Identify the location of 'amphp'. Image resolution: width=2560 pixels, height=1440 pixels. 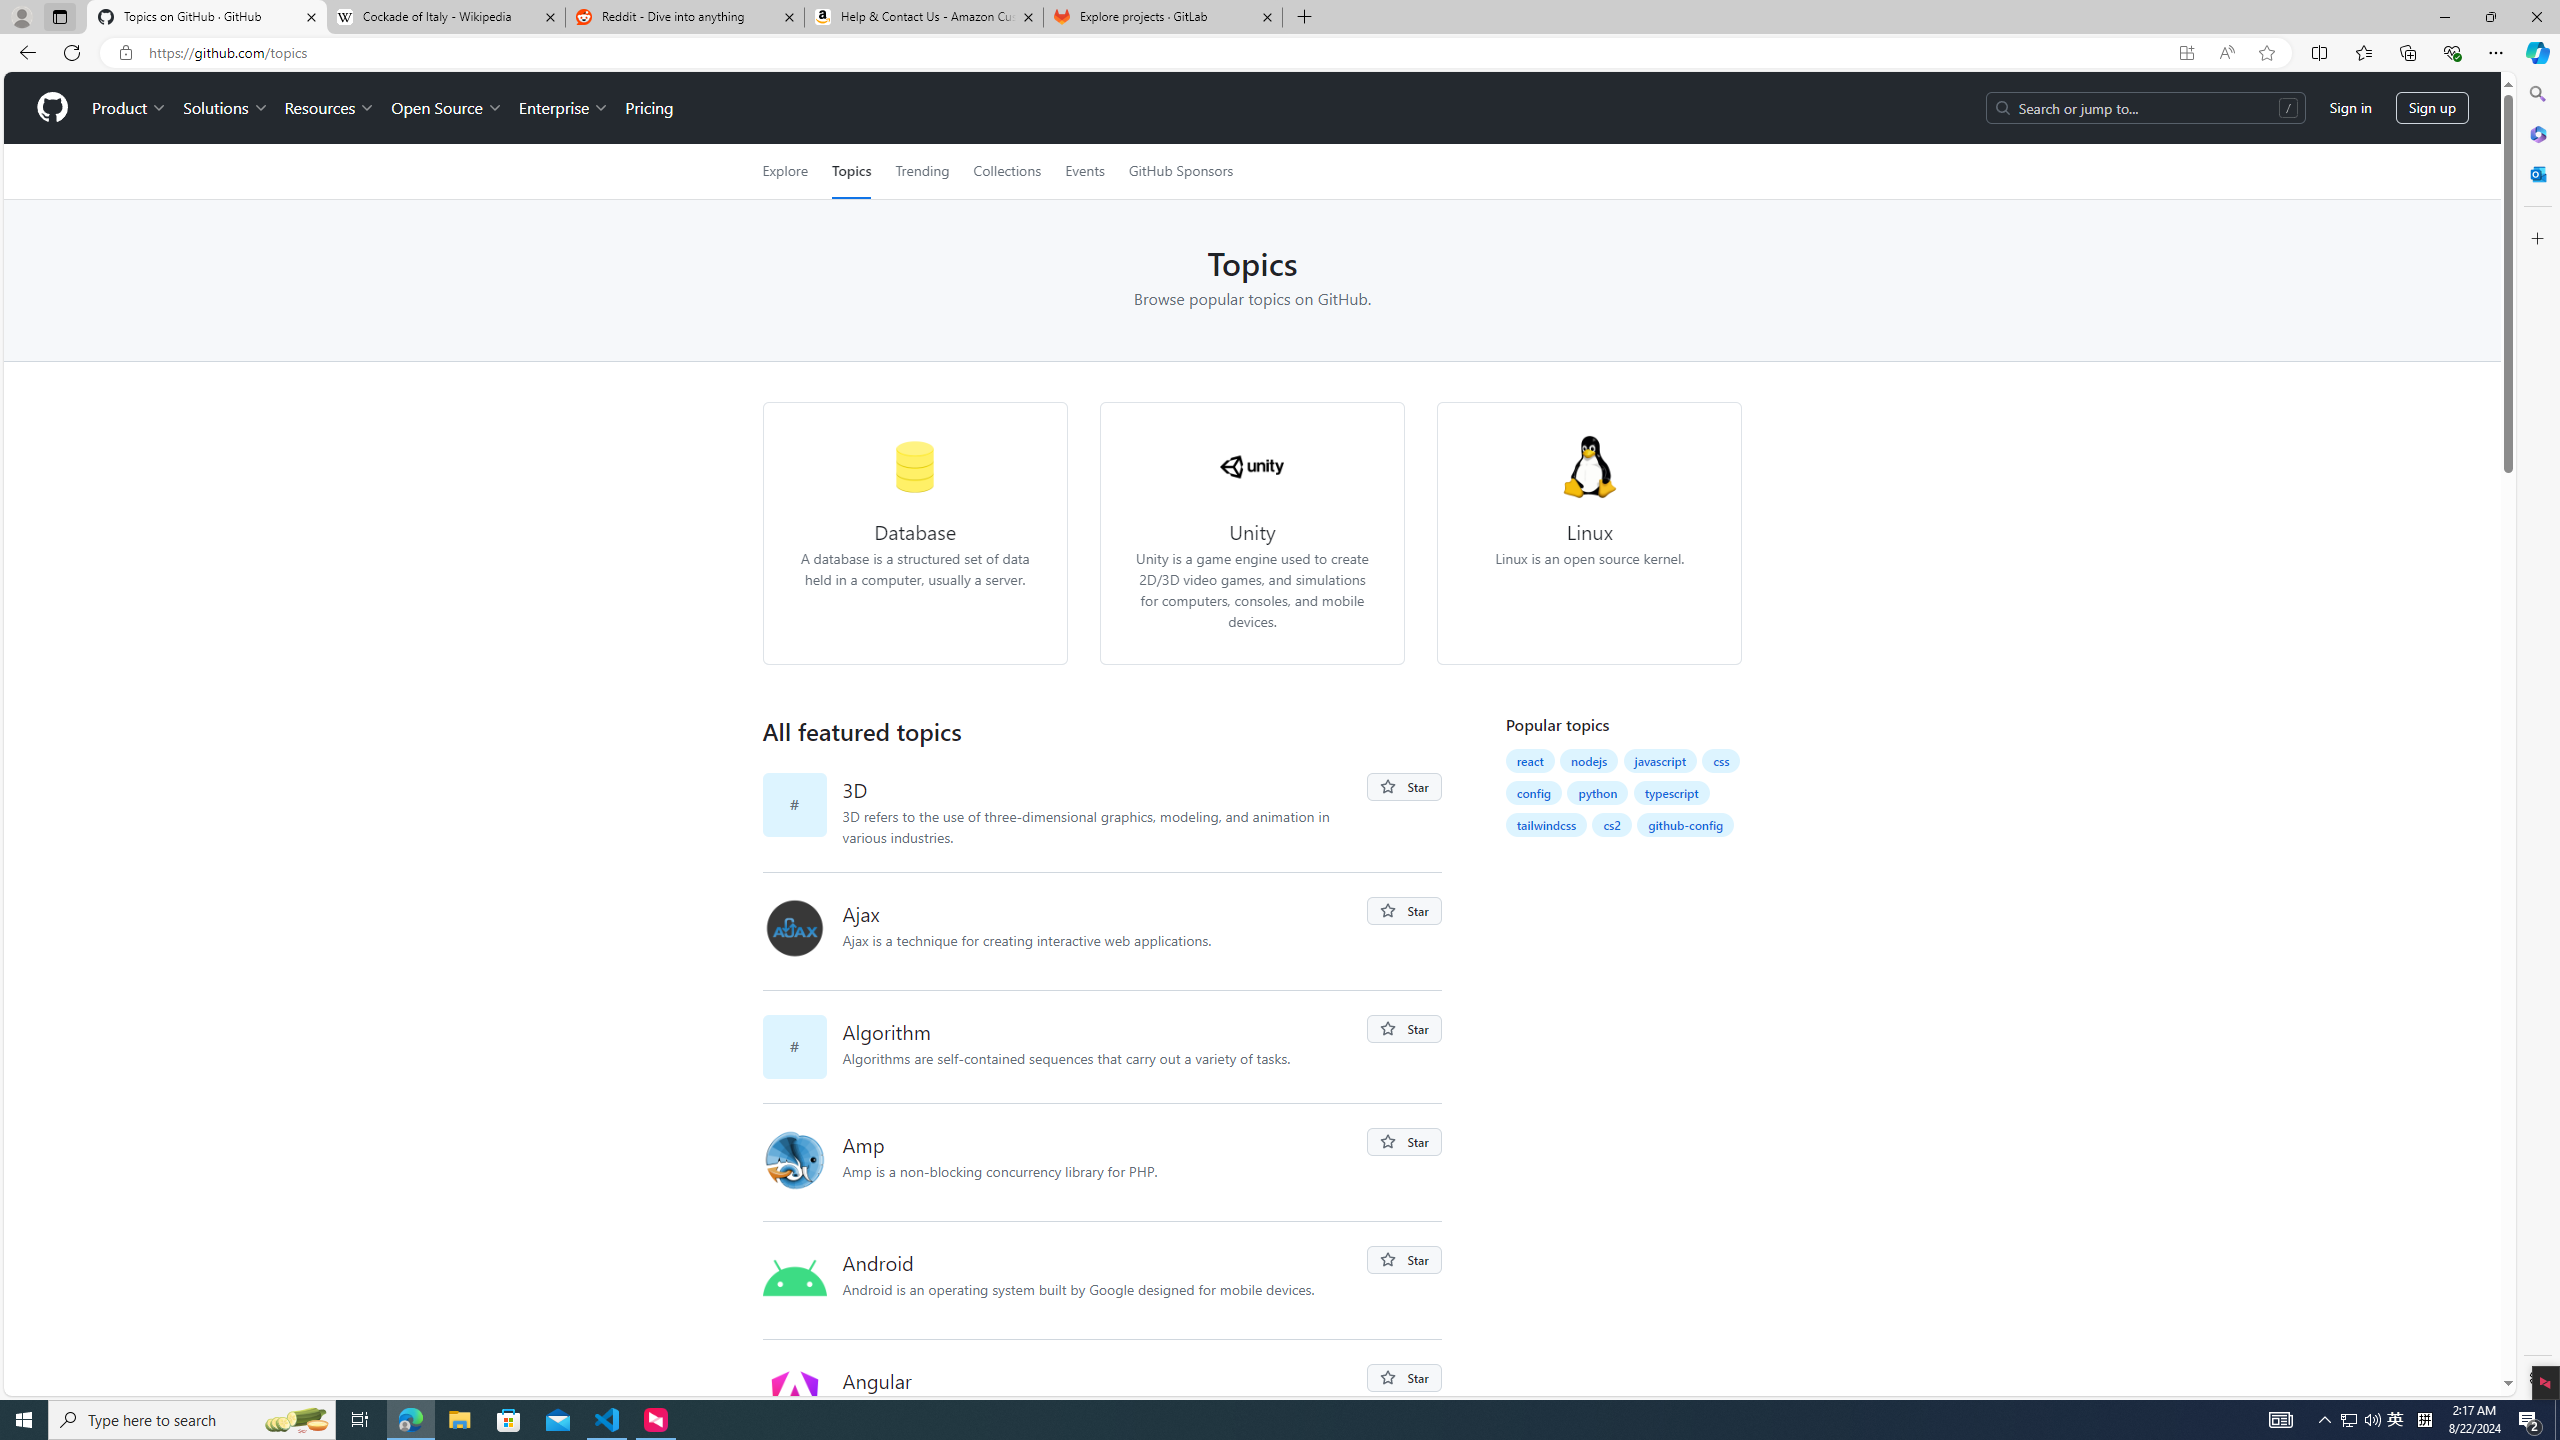
(794, 1158).